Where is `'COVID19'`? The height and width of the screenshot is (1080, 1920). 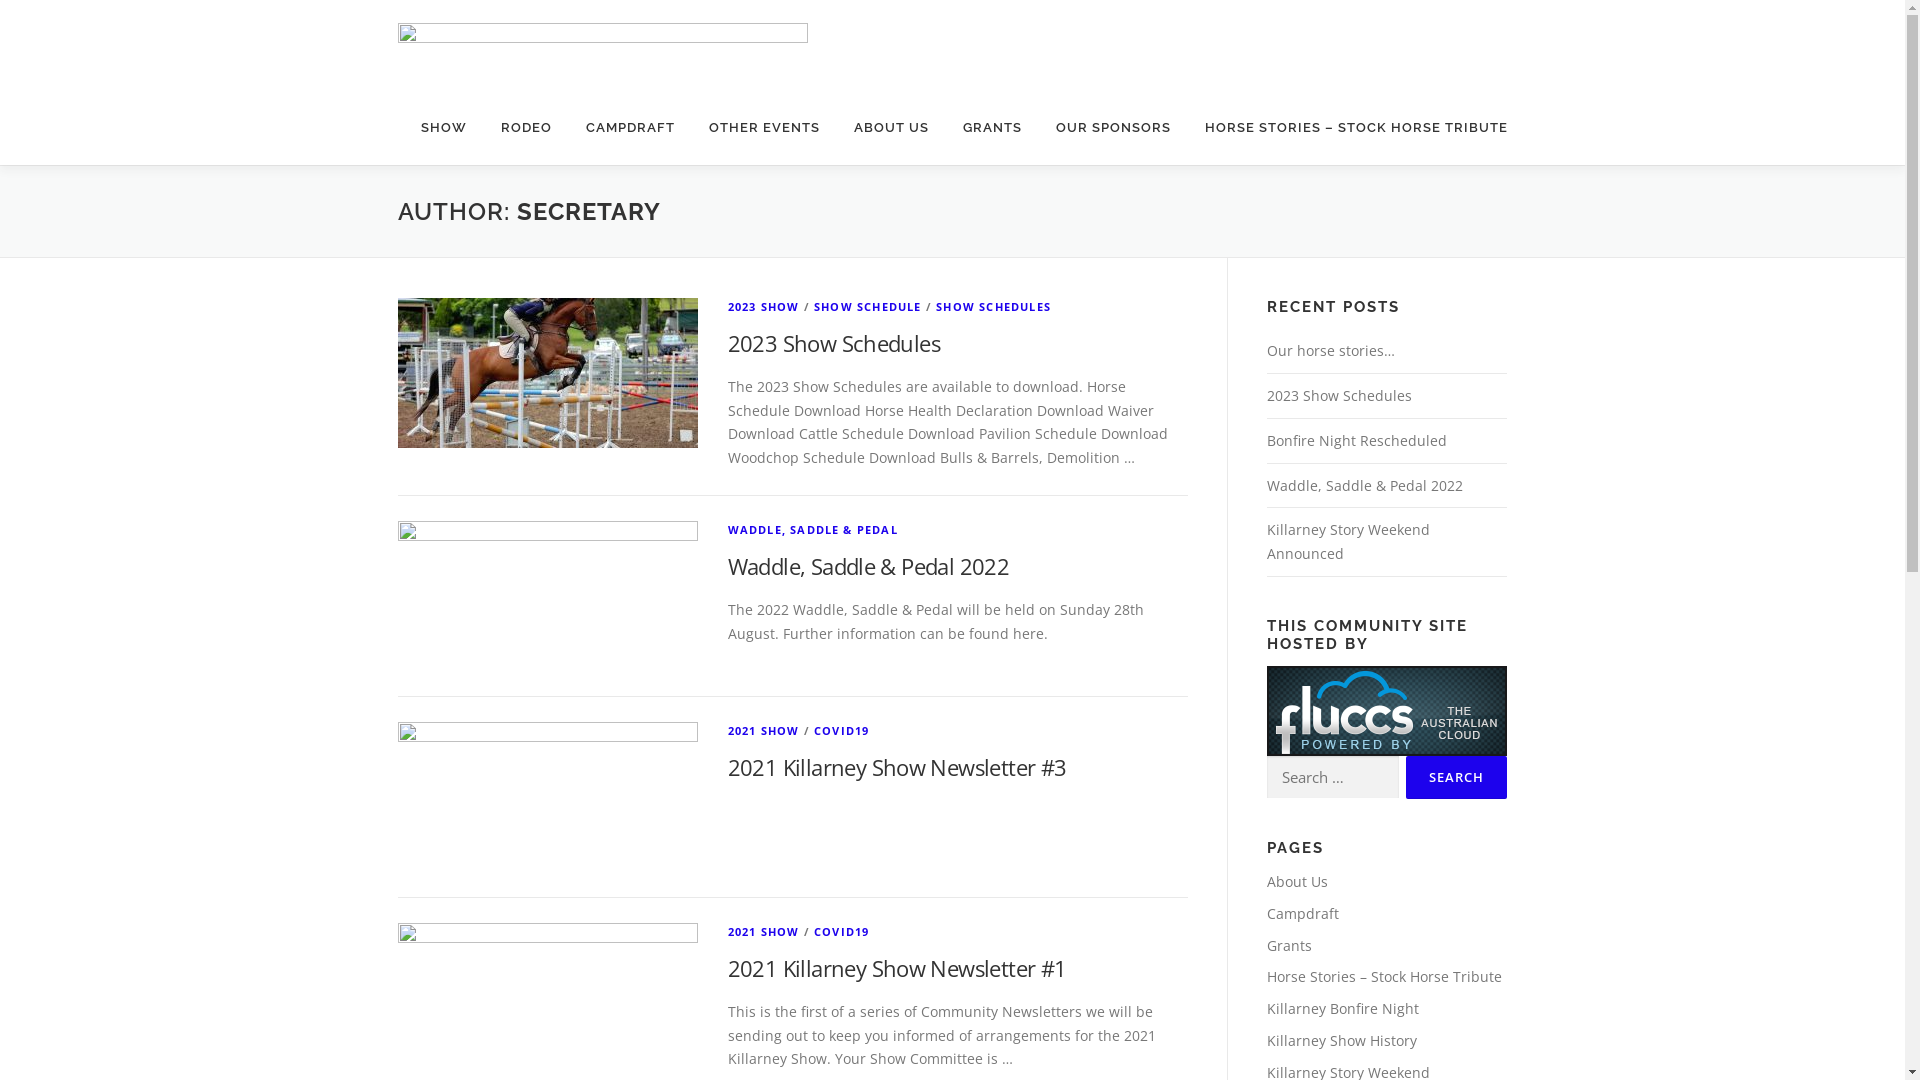
'COVID19' is located at coordinates (814, 730).